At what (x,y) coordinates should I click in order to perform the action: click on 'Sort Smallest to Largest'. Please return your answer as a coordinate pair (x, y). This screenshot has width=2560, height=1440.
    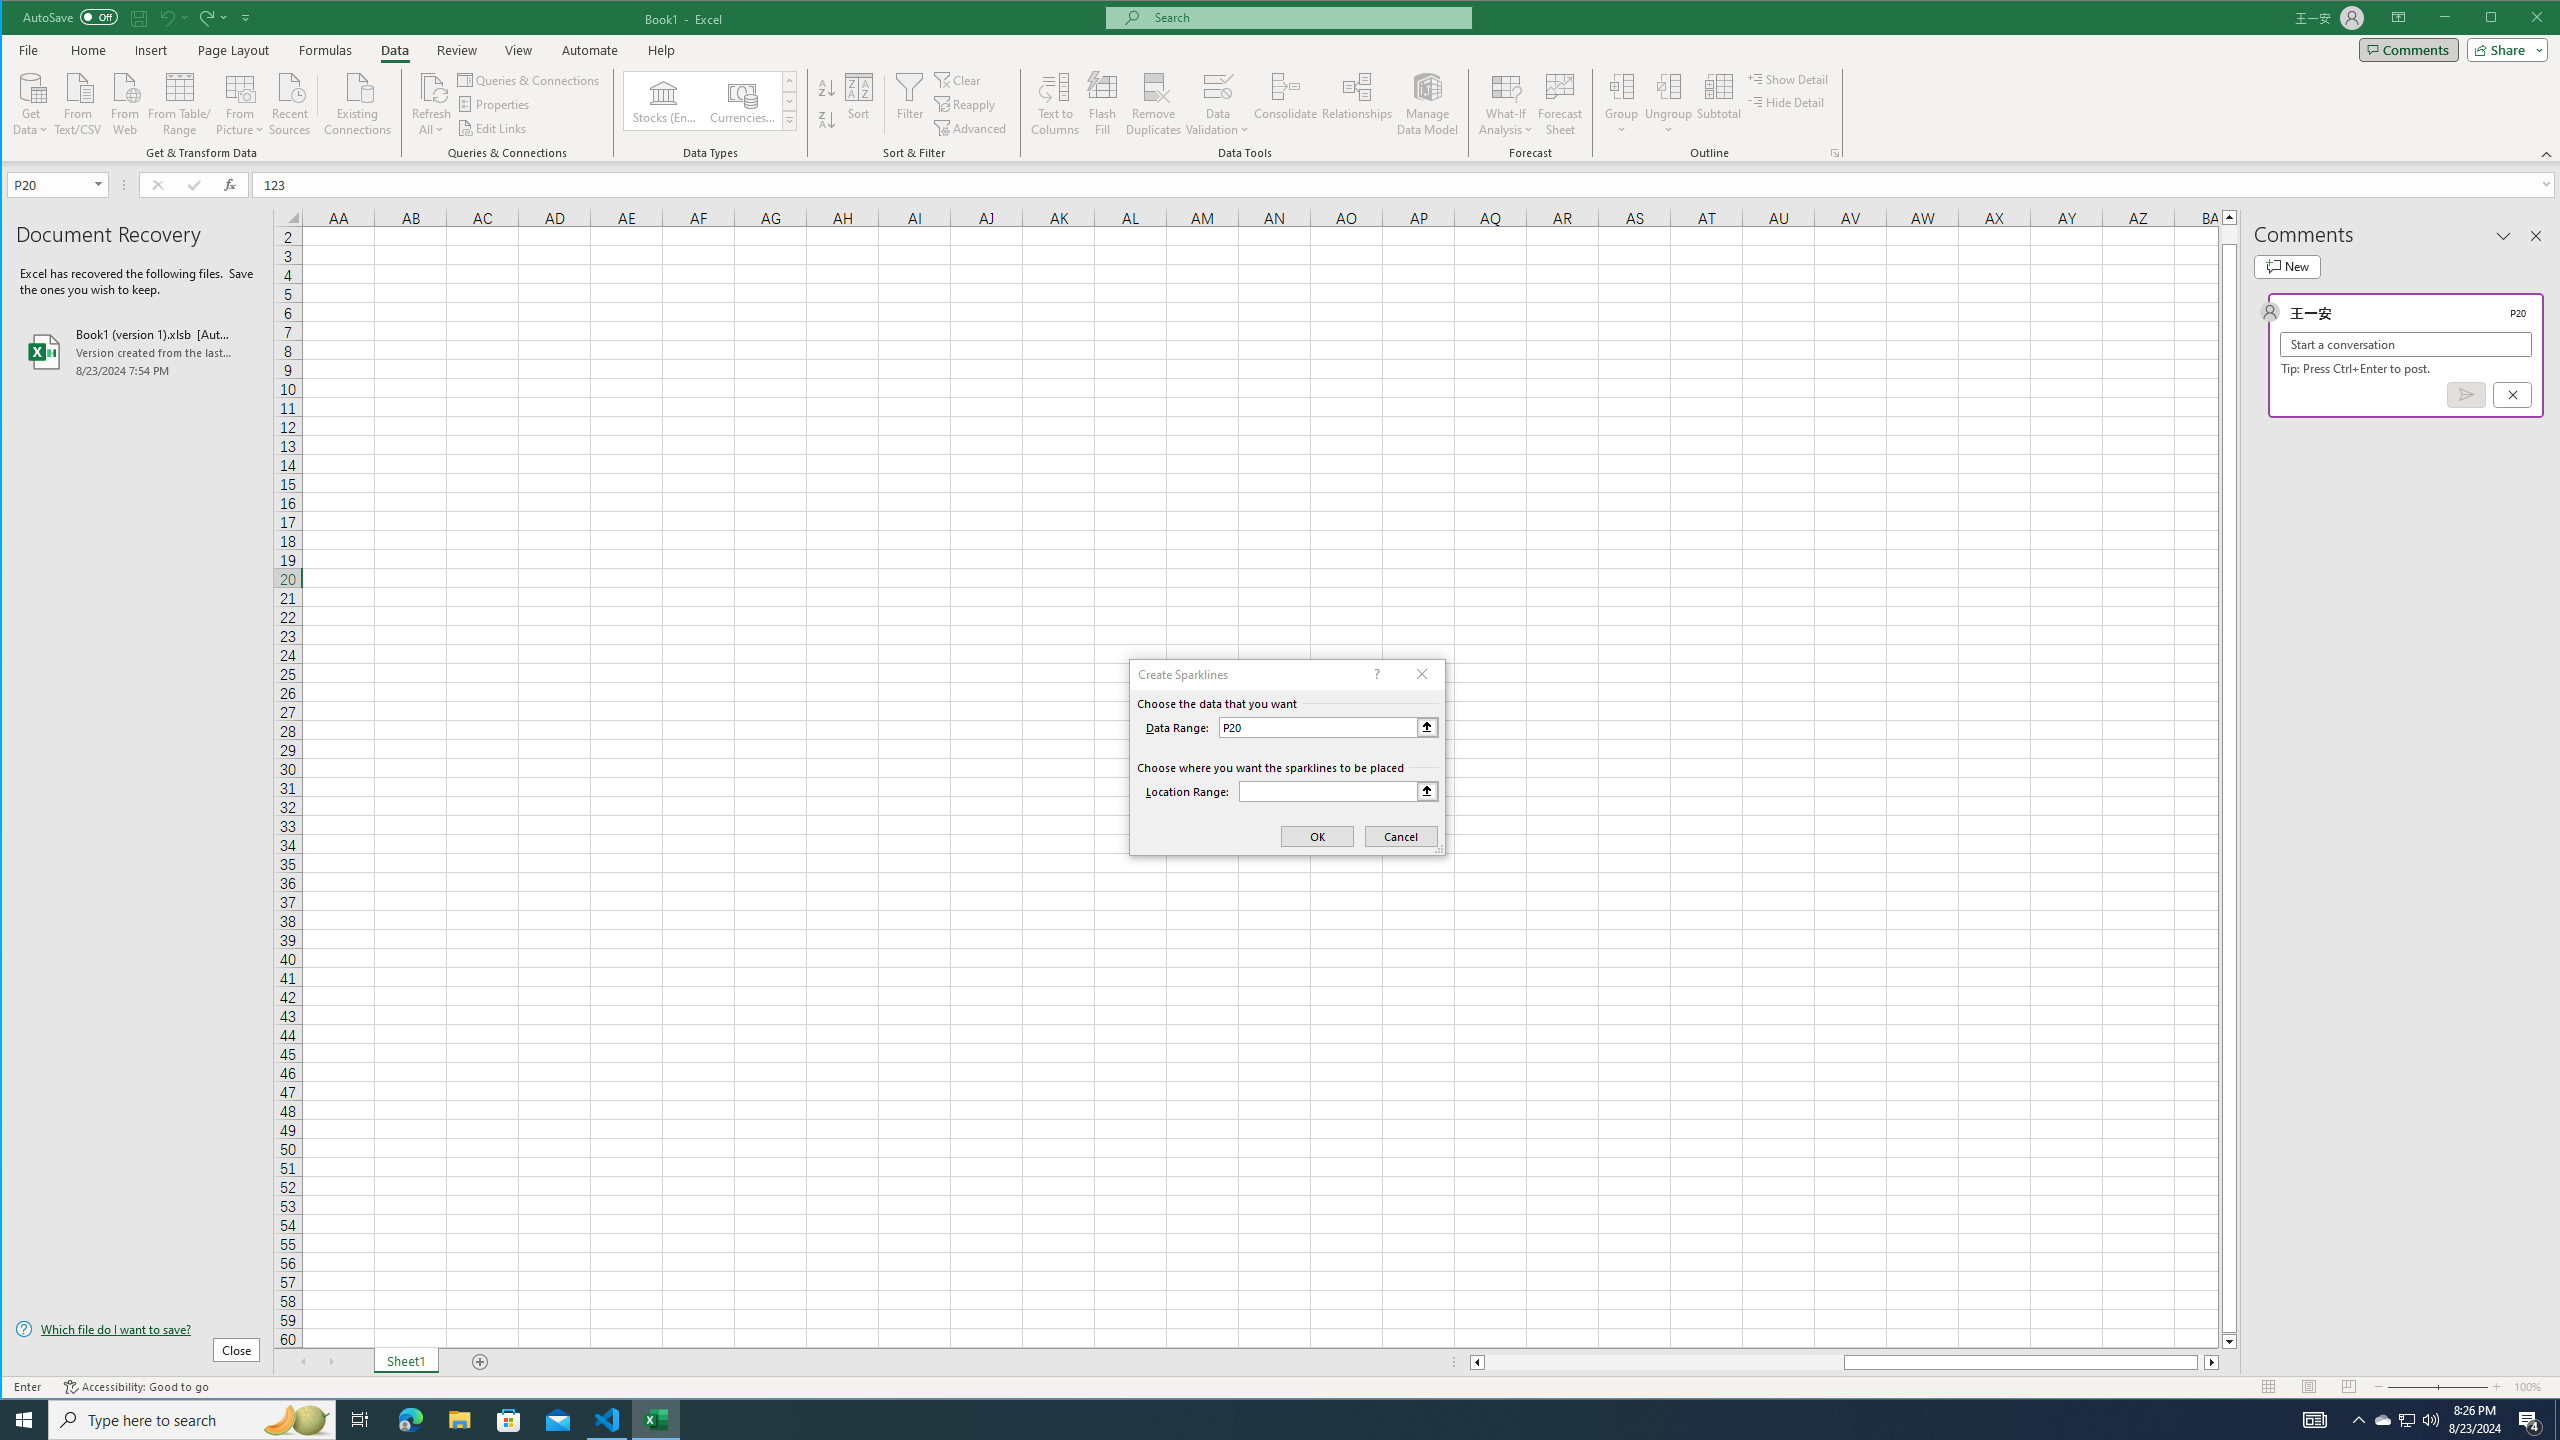
    Looking at the image, I should click on (826, 87).